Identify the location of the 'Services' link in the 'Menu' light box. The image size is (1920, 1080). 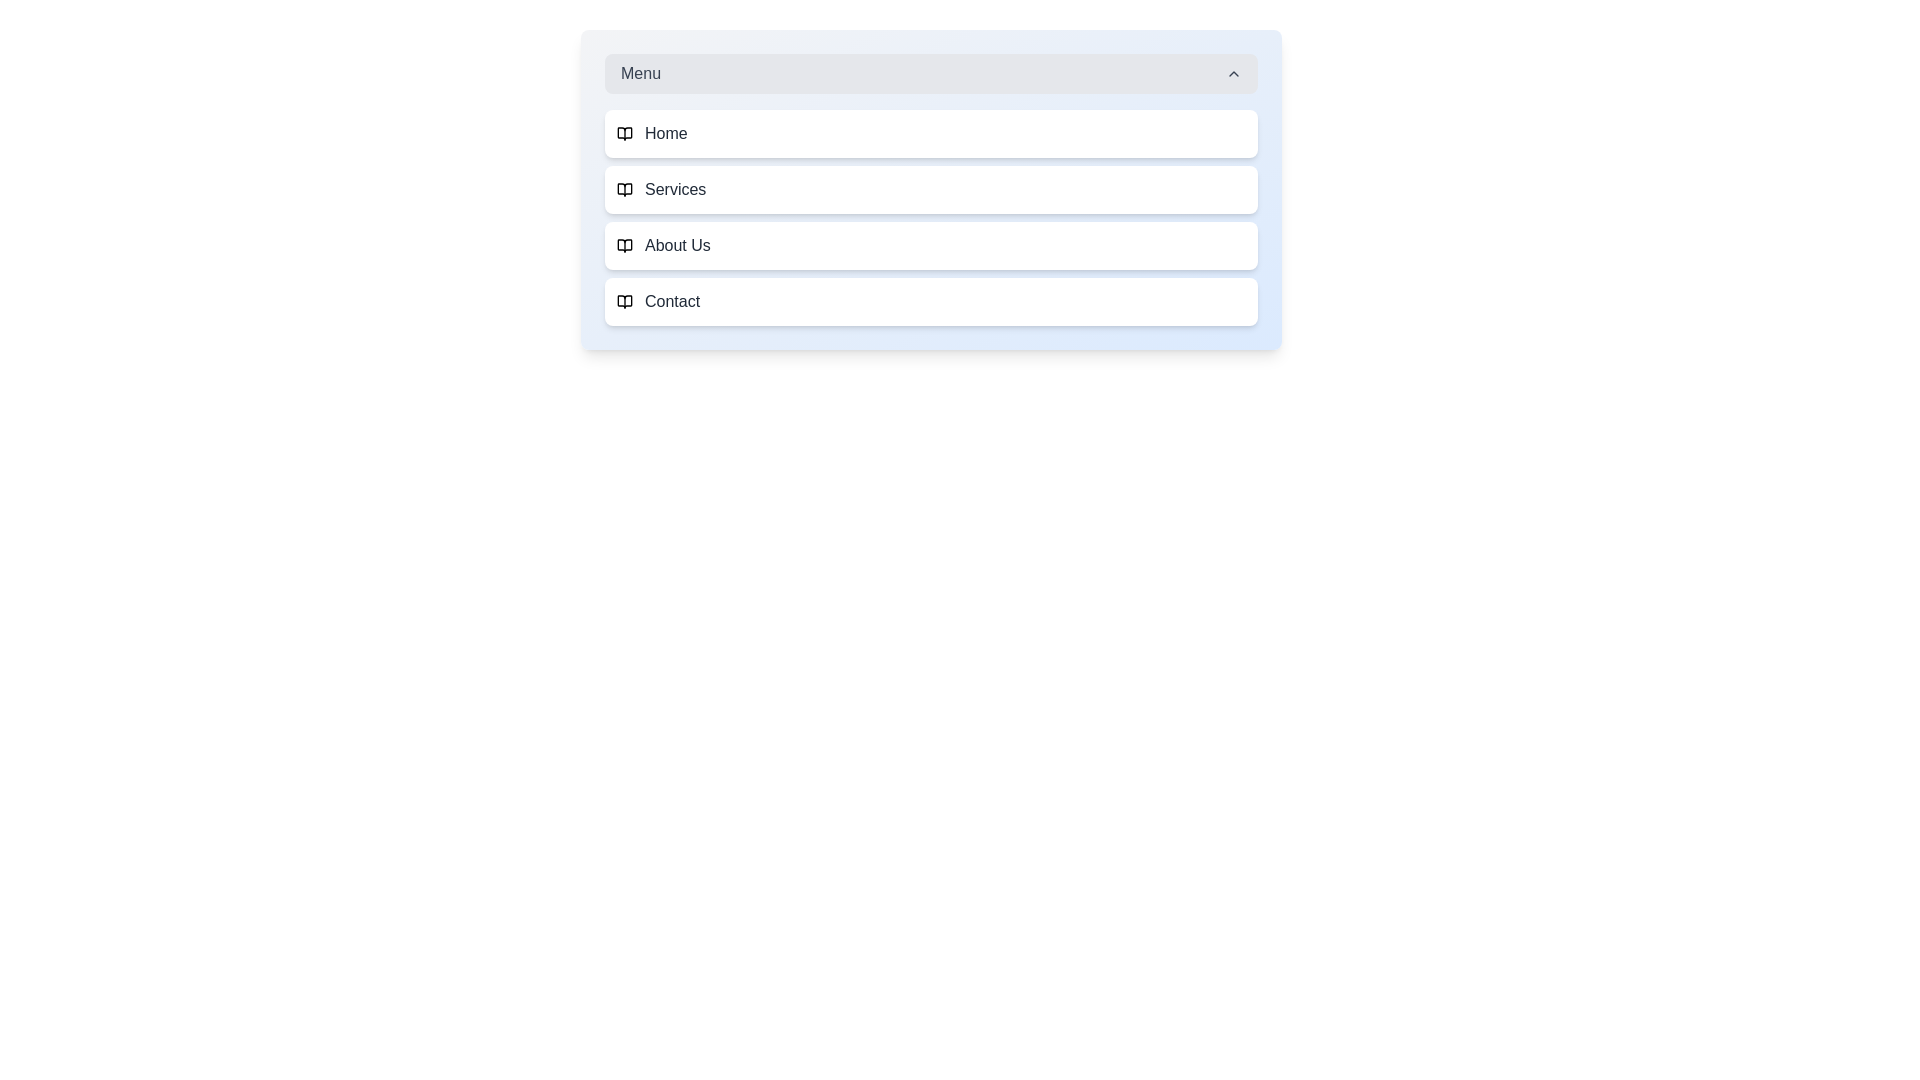
(930, 189).